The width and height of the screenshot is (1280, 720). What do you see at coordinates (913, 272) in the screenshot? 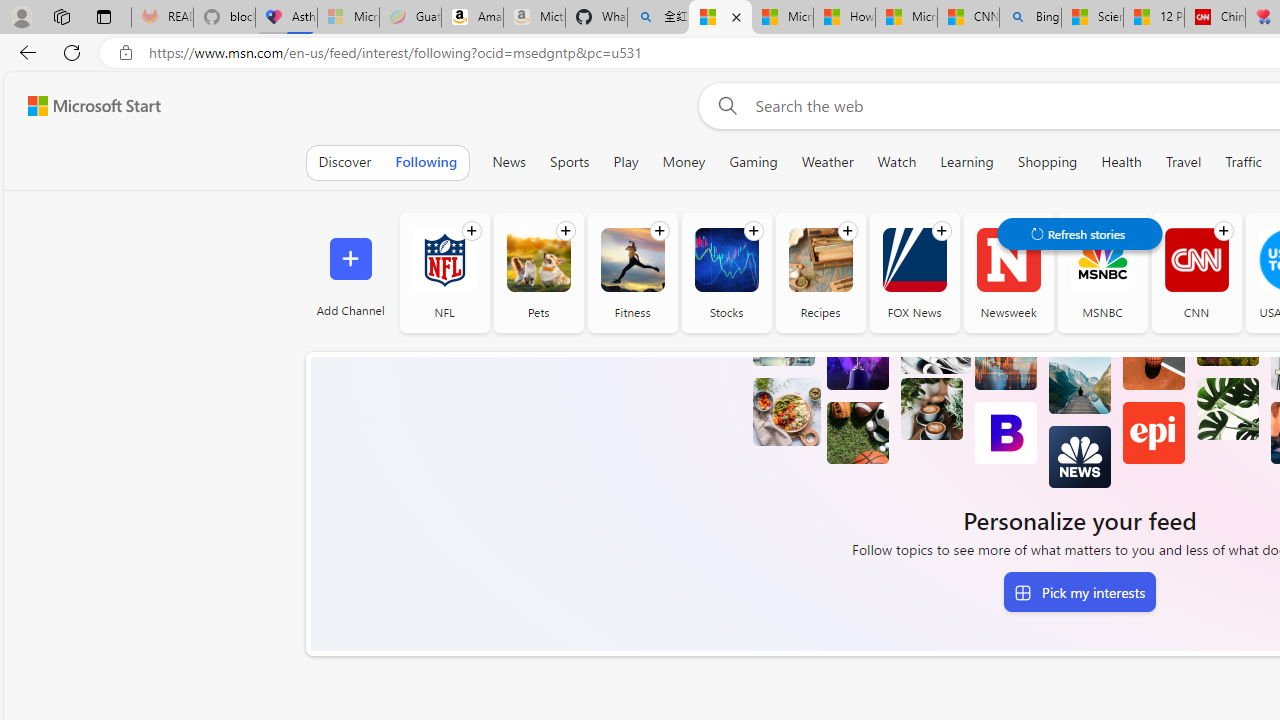
I see `'FOX News'` at bounding box center [913, 272].